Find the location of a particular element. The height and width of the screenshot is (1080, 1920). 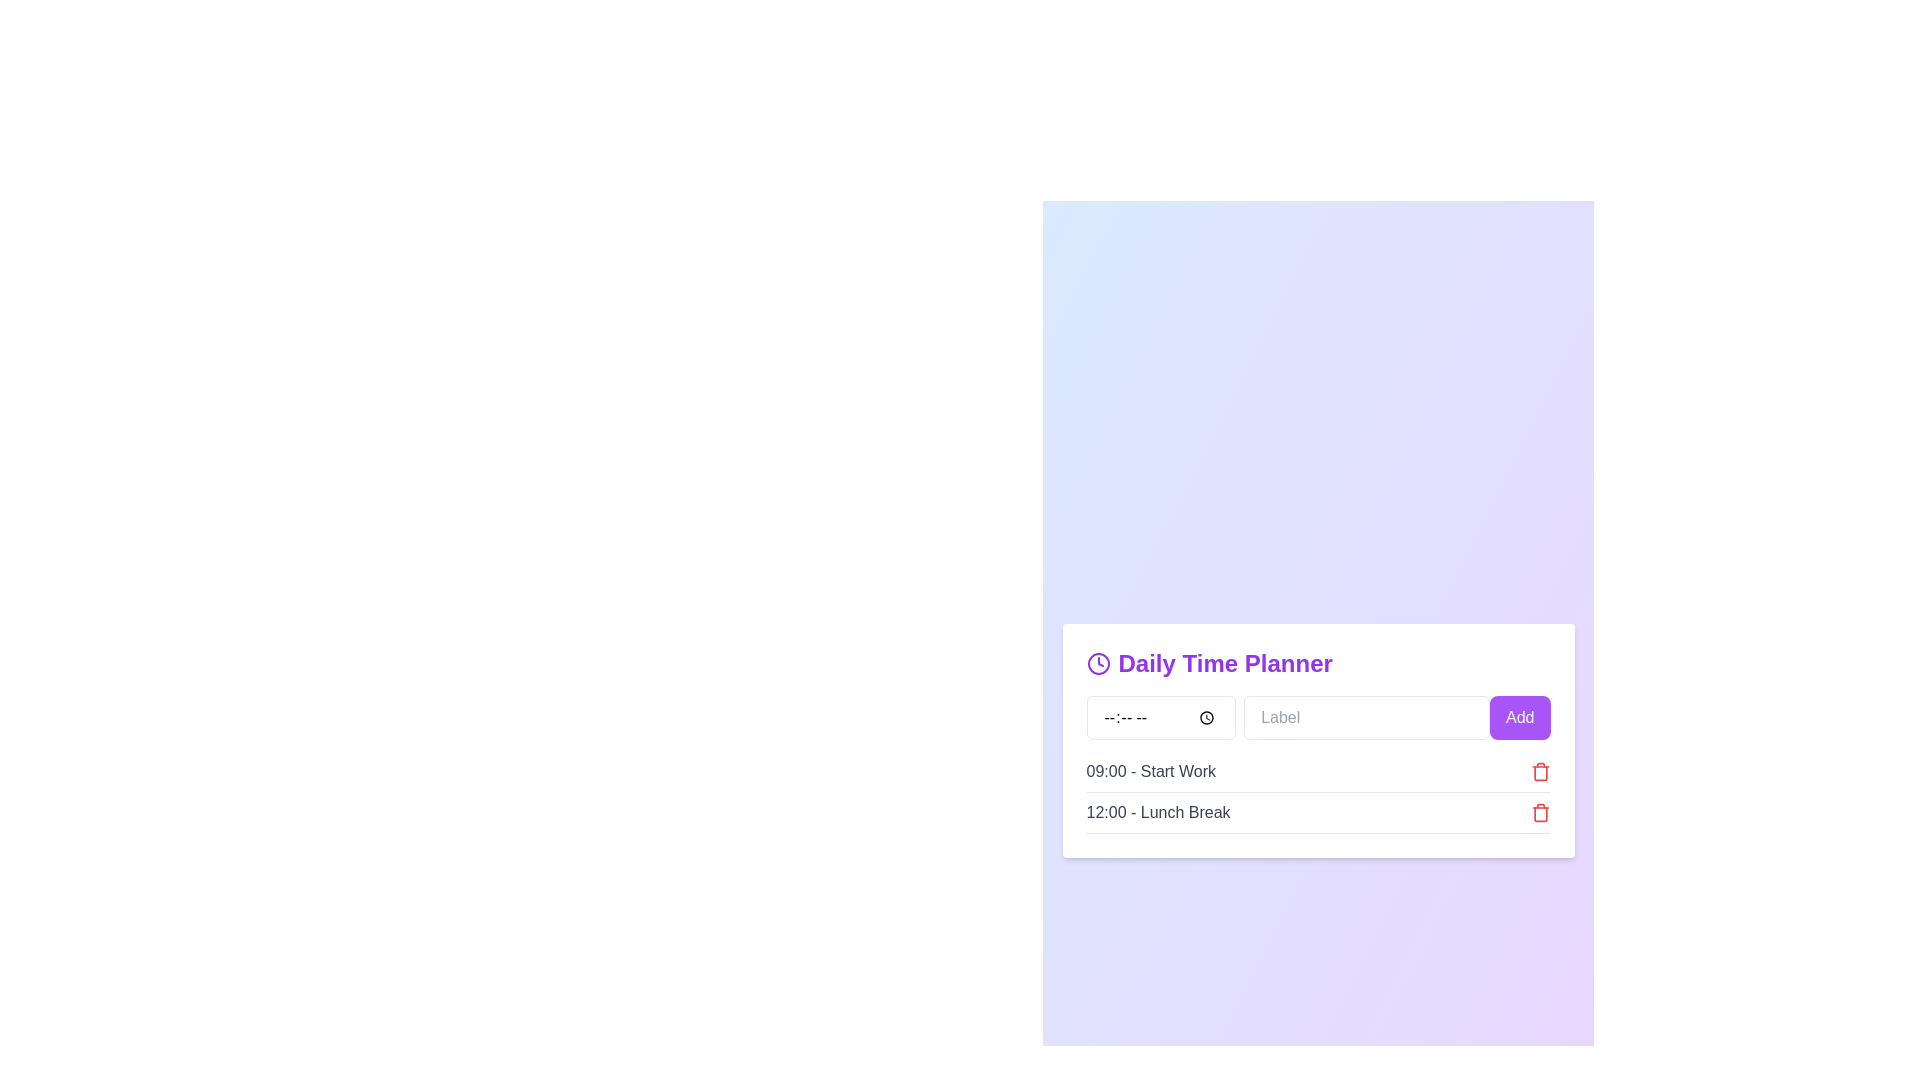

the Text Label that serves as the title for the time planning module, located at the top of the panel above input fields and buttons is located at coordinates (1318, 663).